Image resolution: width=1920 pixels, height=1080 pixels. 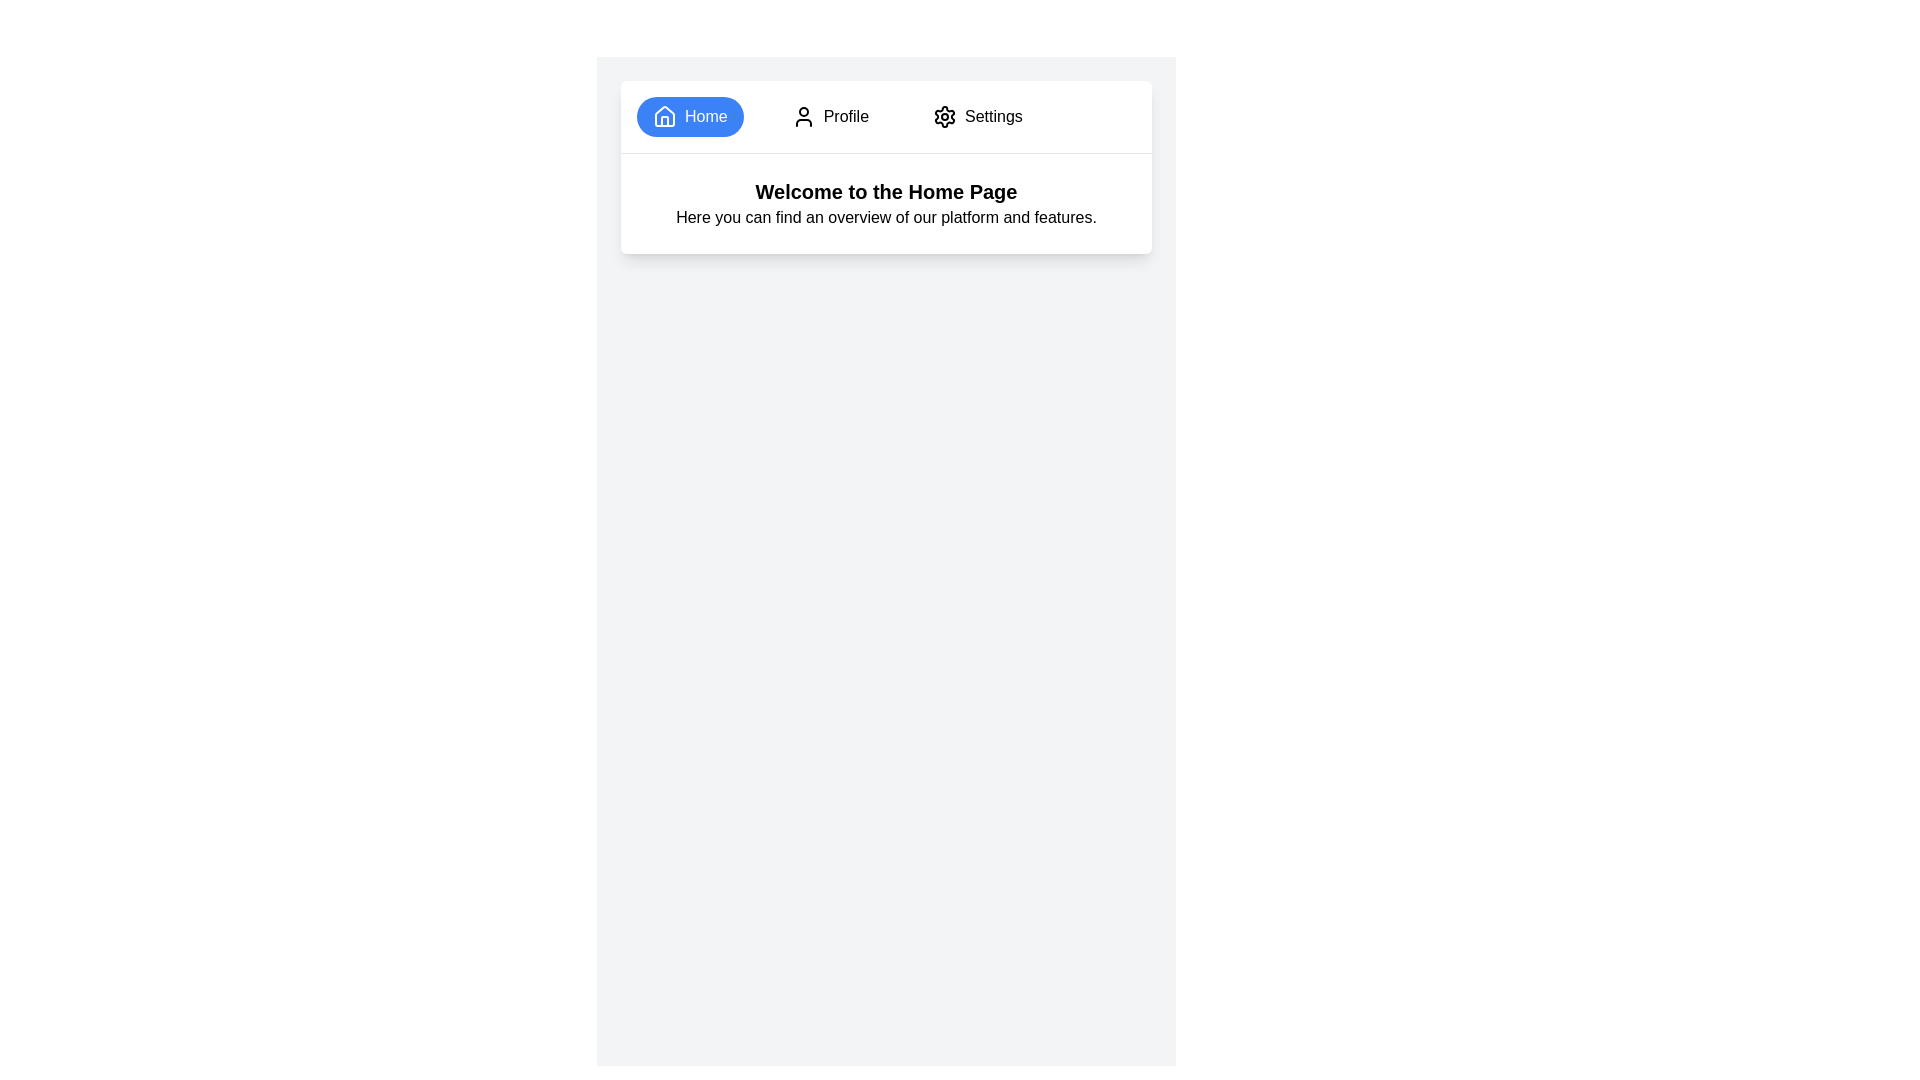 What do you see at coordinates (846, 116) in the screenshot?
I see `the text label that navigates to the user profile page, located centrally between the 'Home' and 'Settings' options` at bounding box center [846, 116].